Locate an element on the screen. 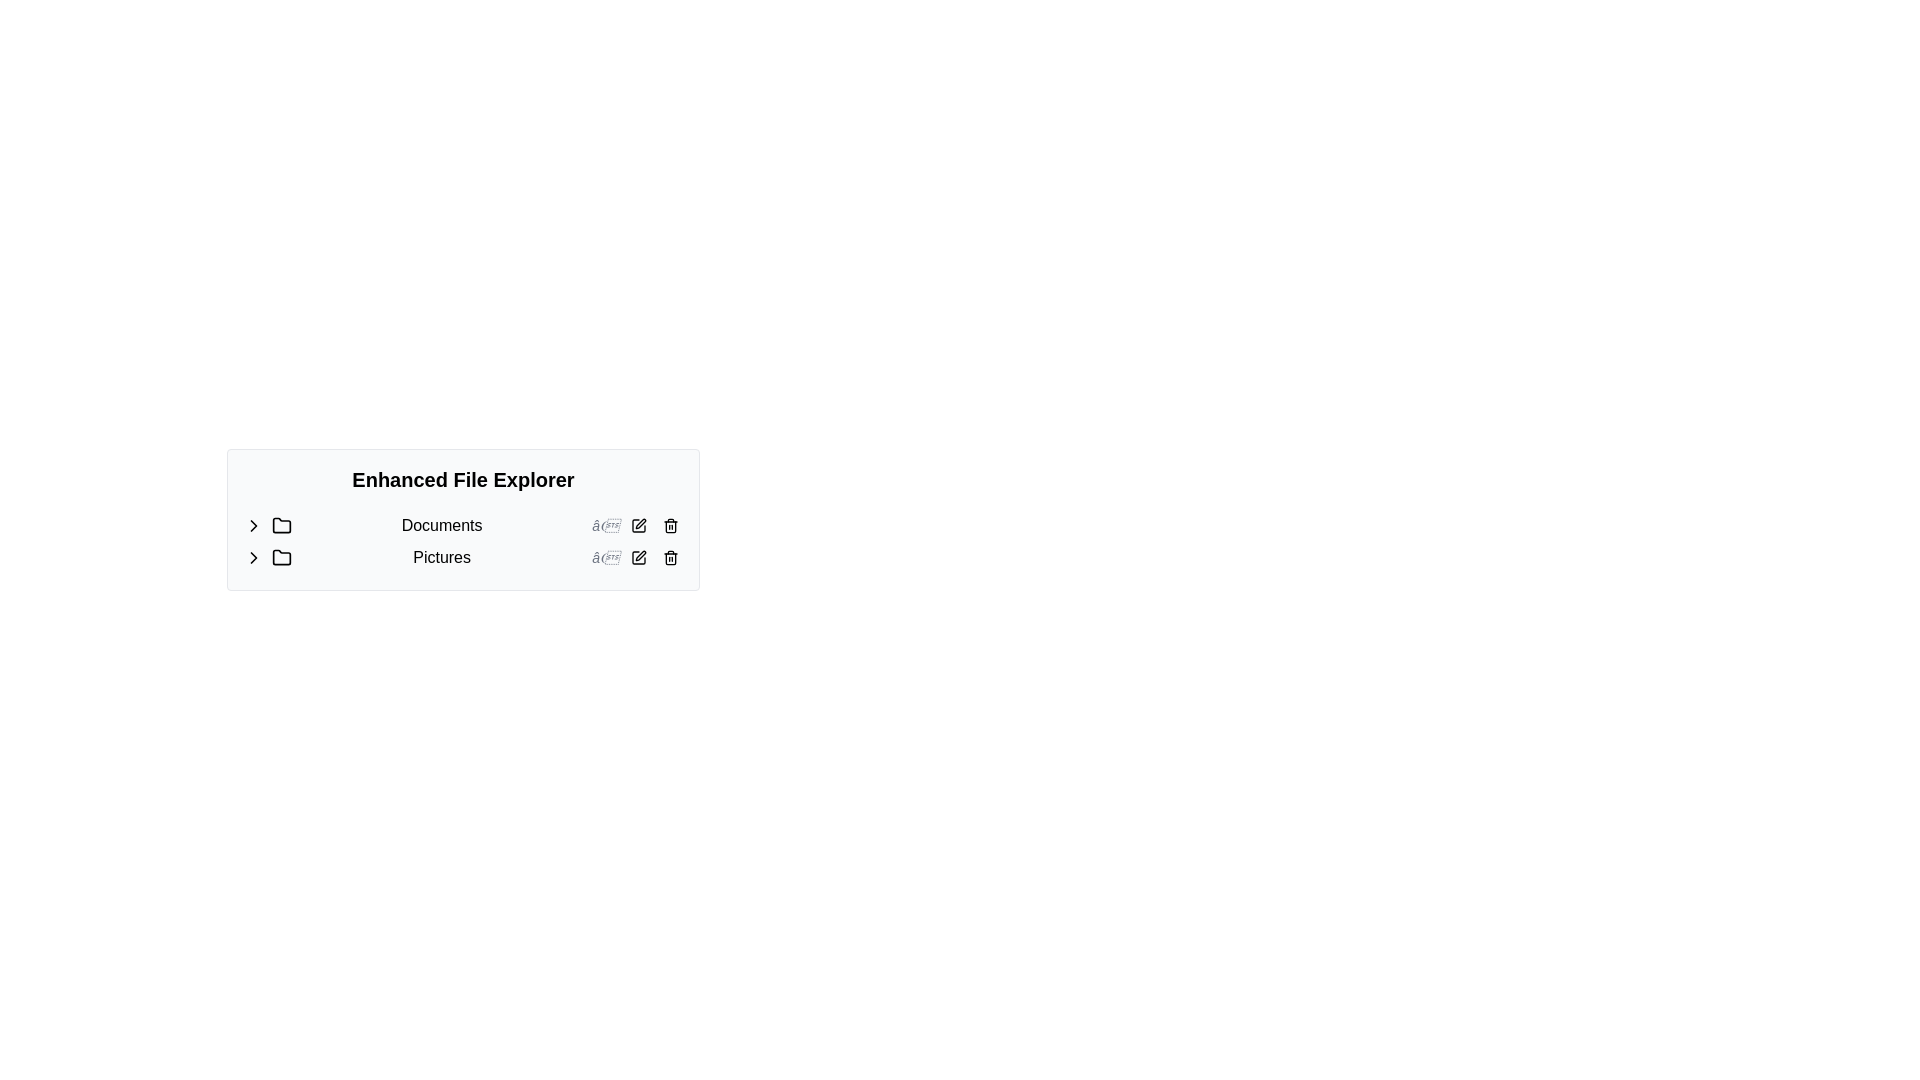 Image resolution: width=1920 pixels, height=1080 pixels. the edit icon next to the 'Pictures' folder to initiate an edit action is located at coordinates (641, 555).